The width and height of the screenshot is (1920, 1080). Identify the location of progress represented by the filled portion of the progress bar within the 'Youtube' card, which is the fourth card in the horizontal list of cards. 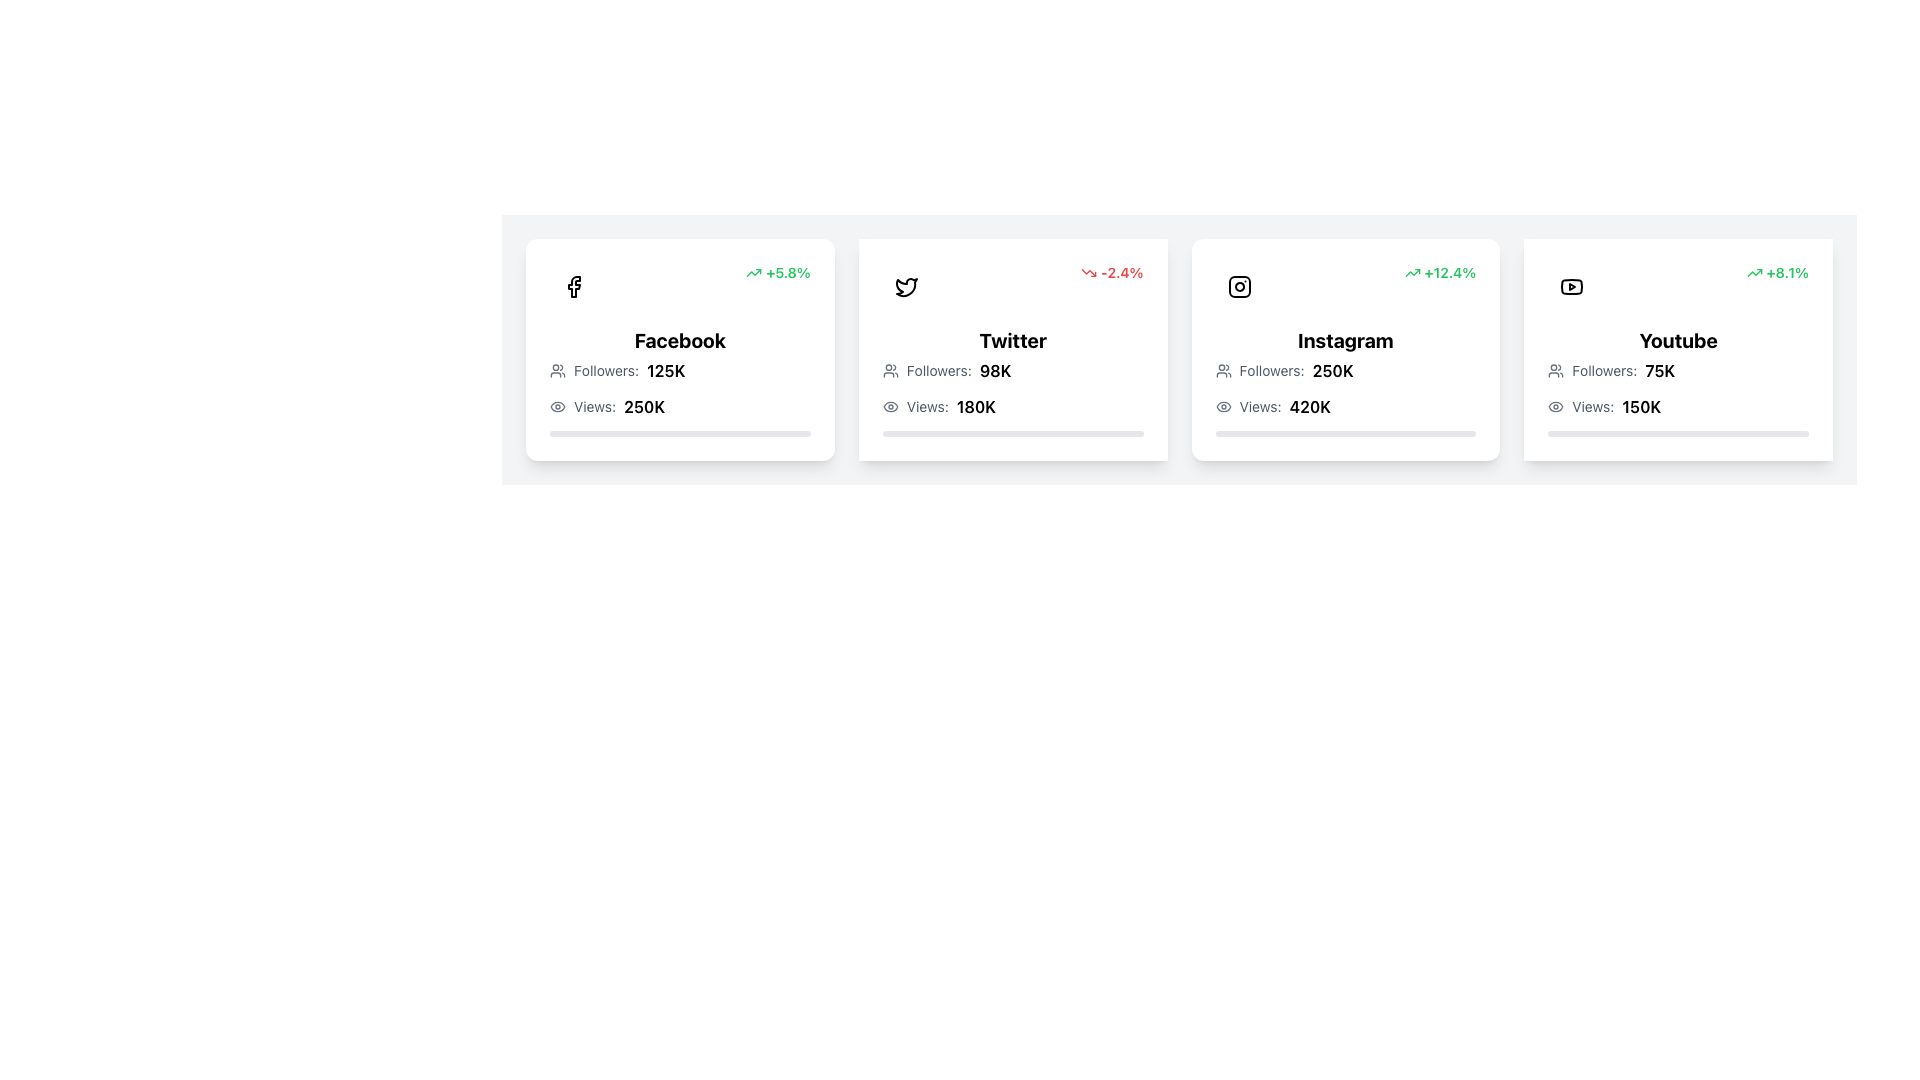
(1626, 433).